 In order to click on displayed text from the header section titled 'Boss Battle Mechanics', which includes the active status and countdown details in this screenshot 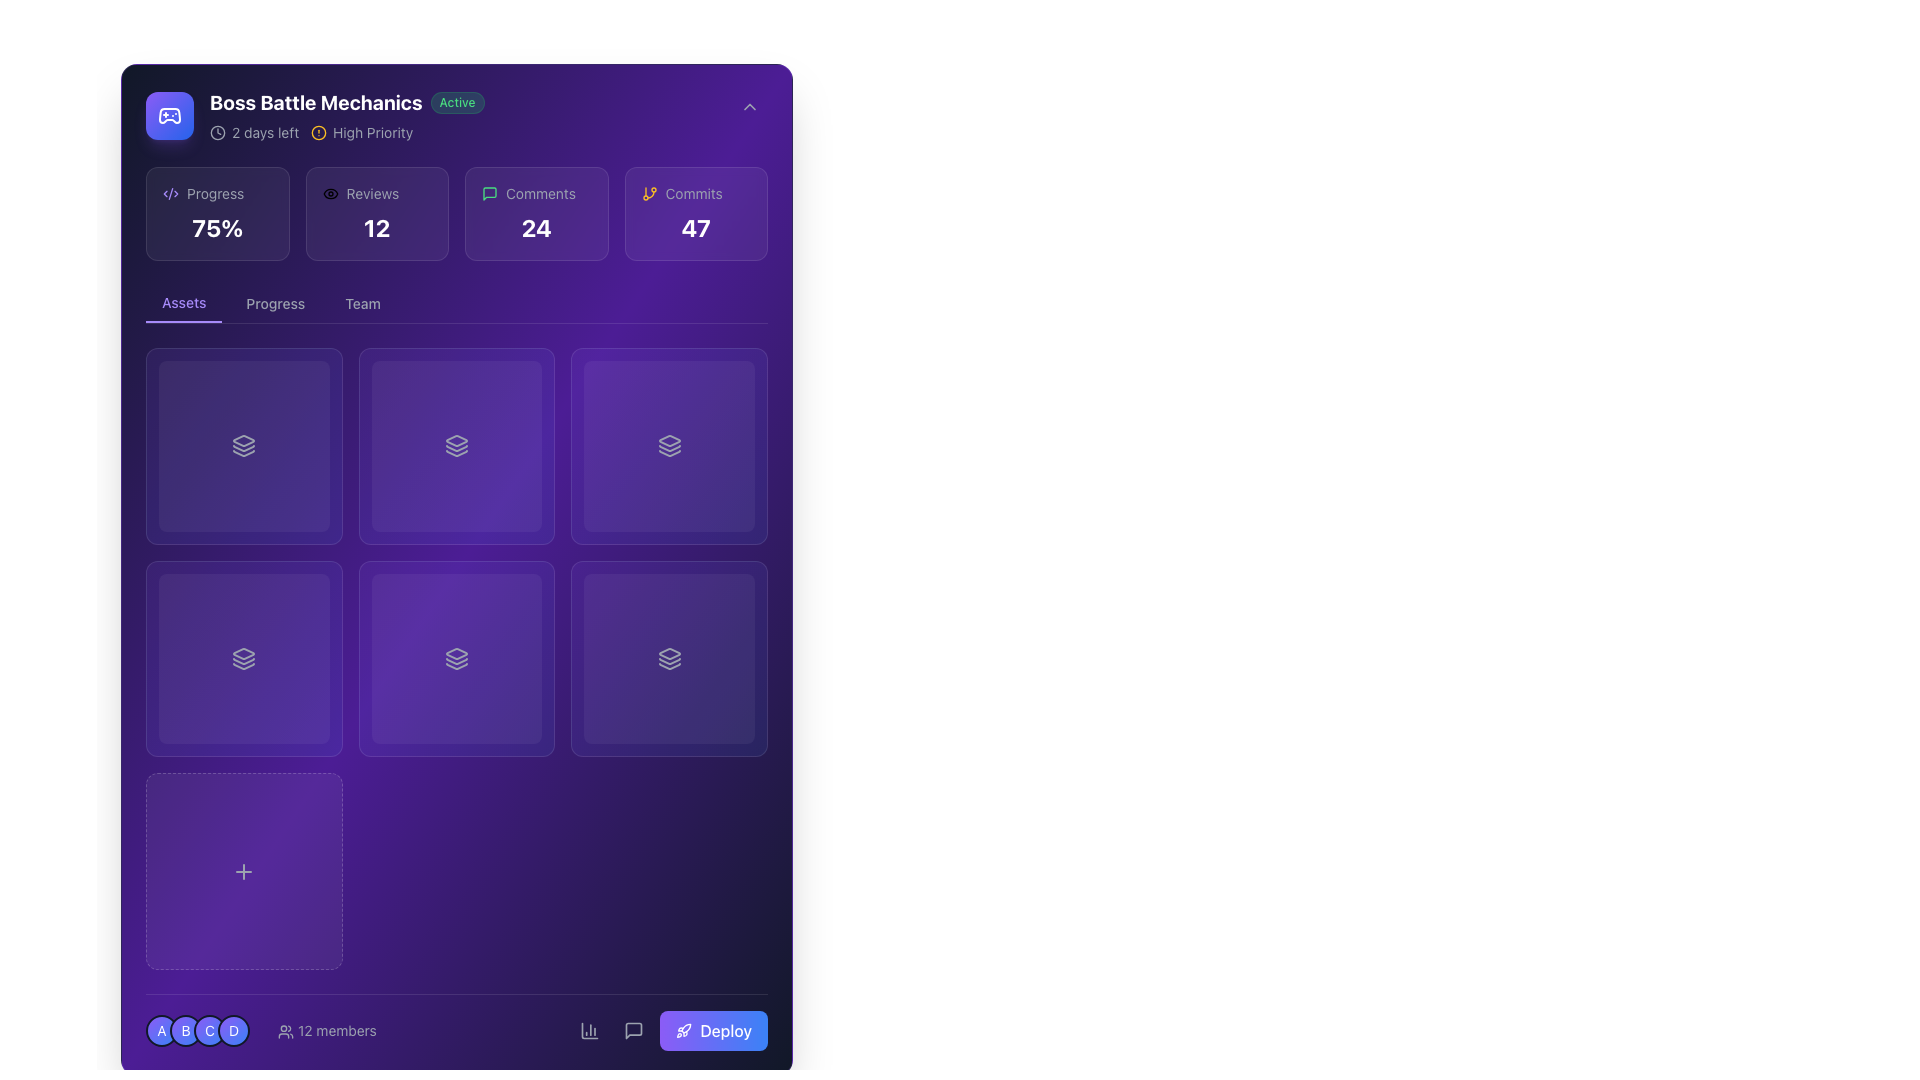, I will do `click(455, 115)`.